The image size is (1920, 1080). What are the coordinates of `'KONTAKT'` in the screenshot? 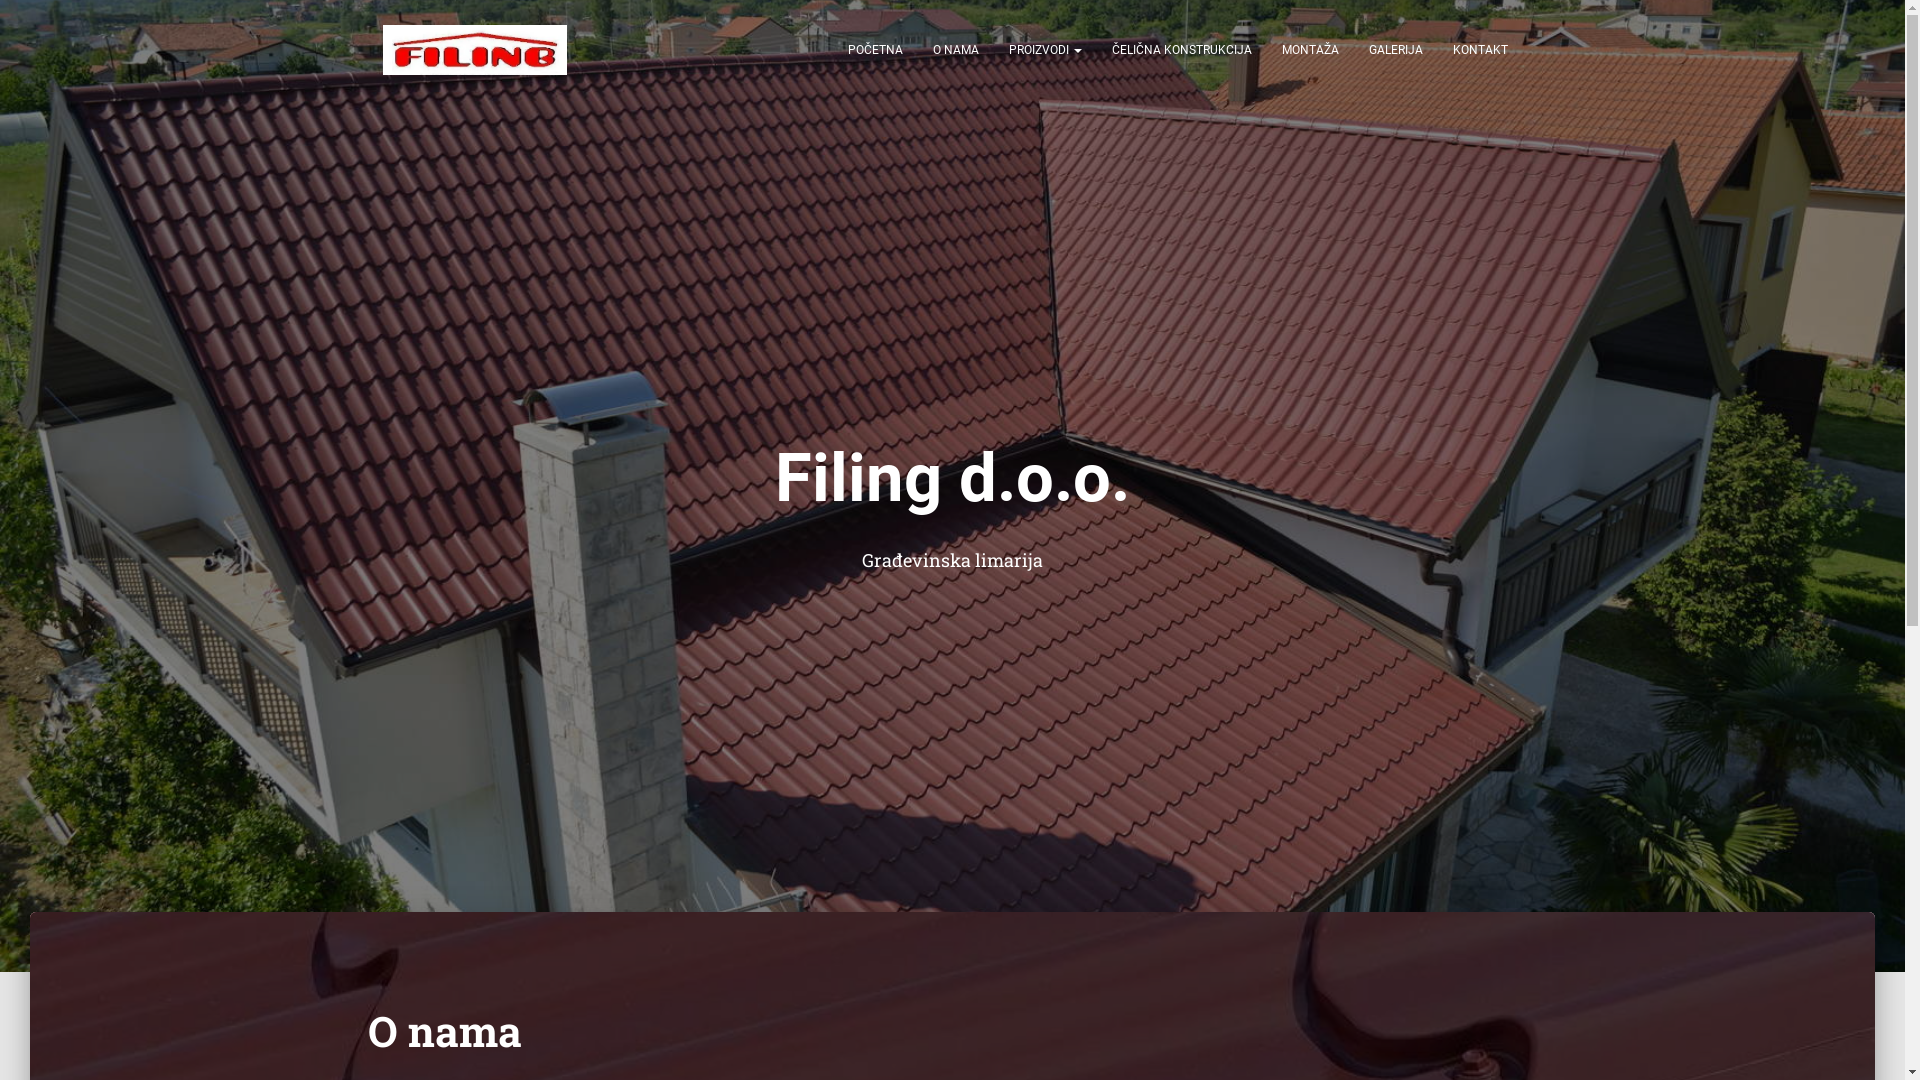 It's located at (1480, 49).